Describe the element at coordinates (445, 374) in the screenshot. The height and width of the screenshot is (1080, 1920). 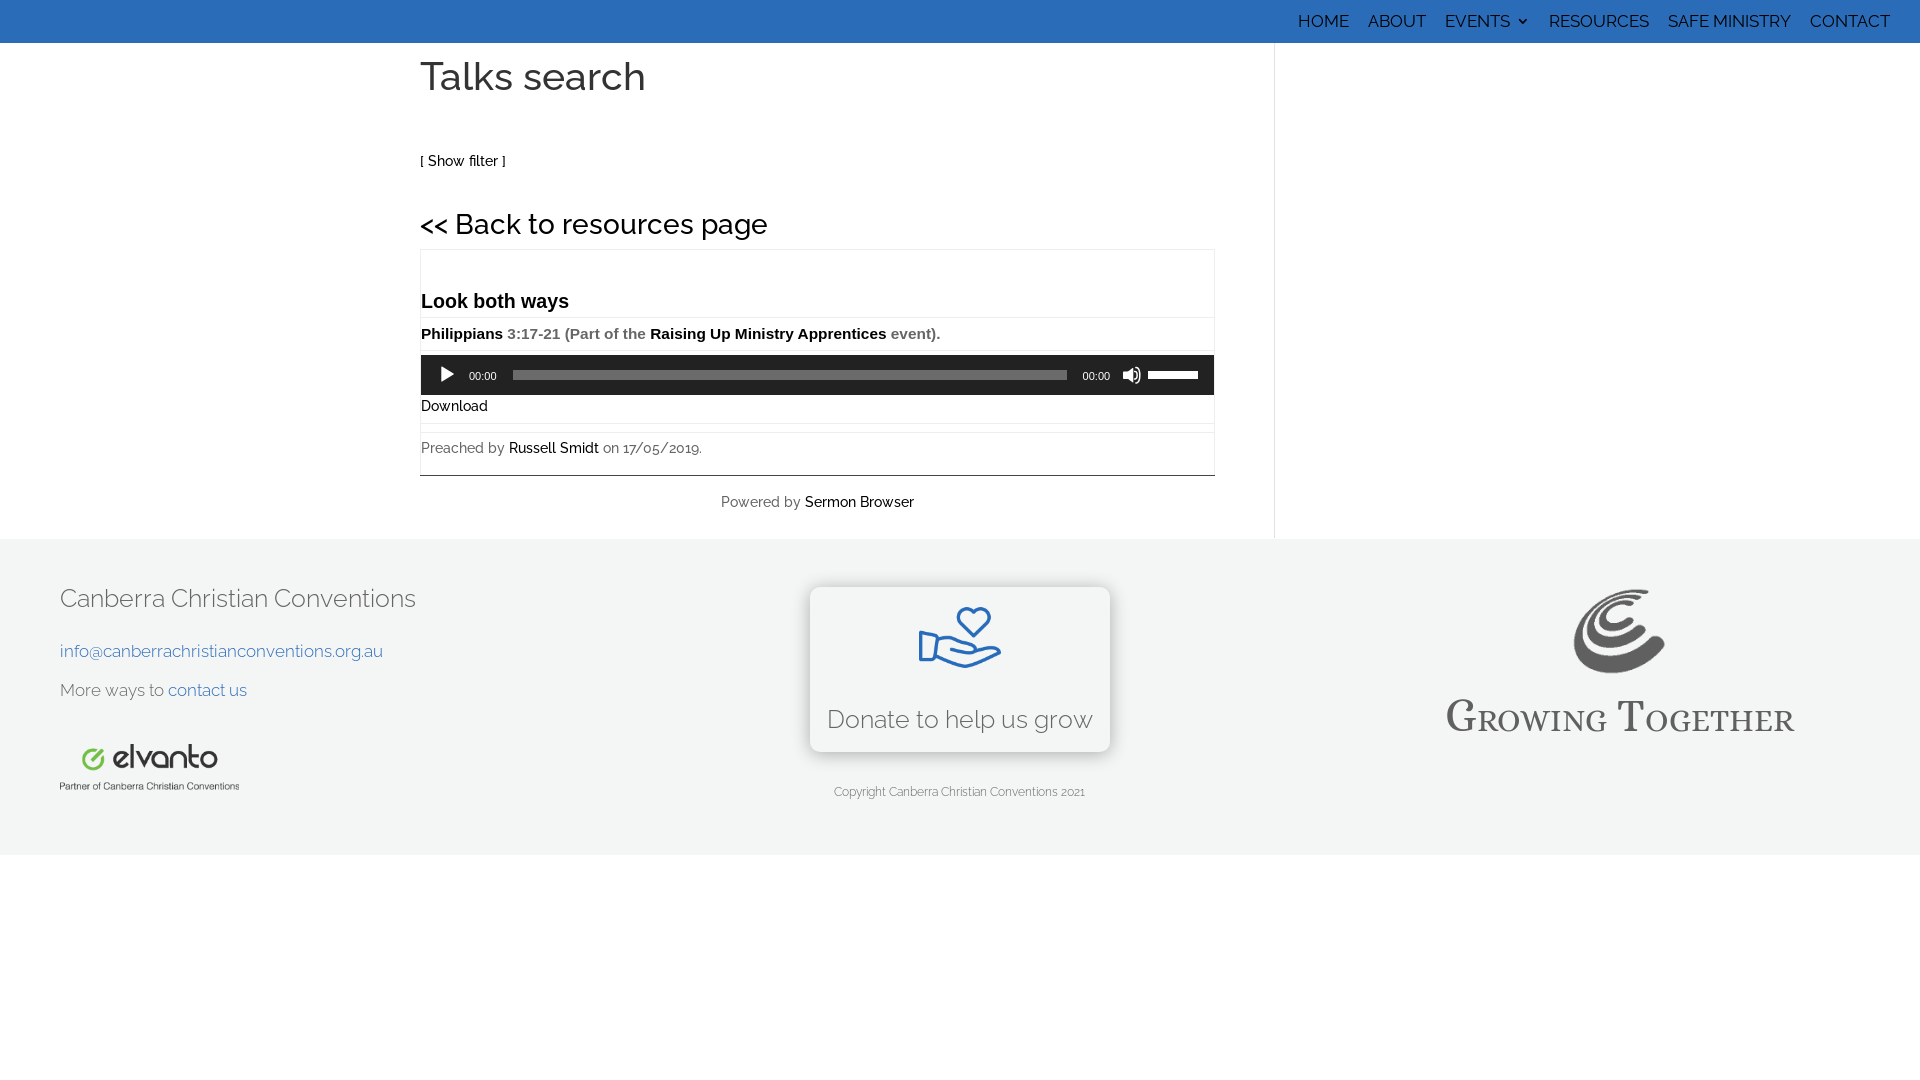
I see `'Play'` at that location.